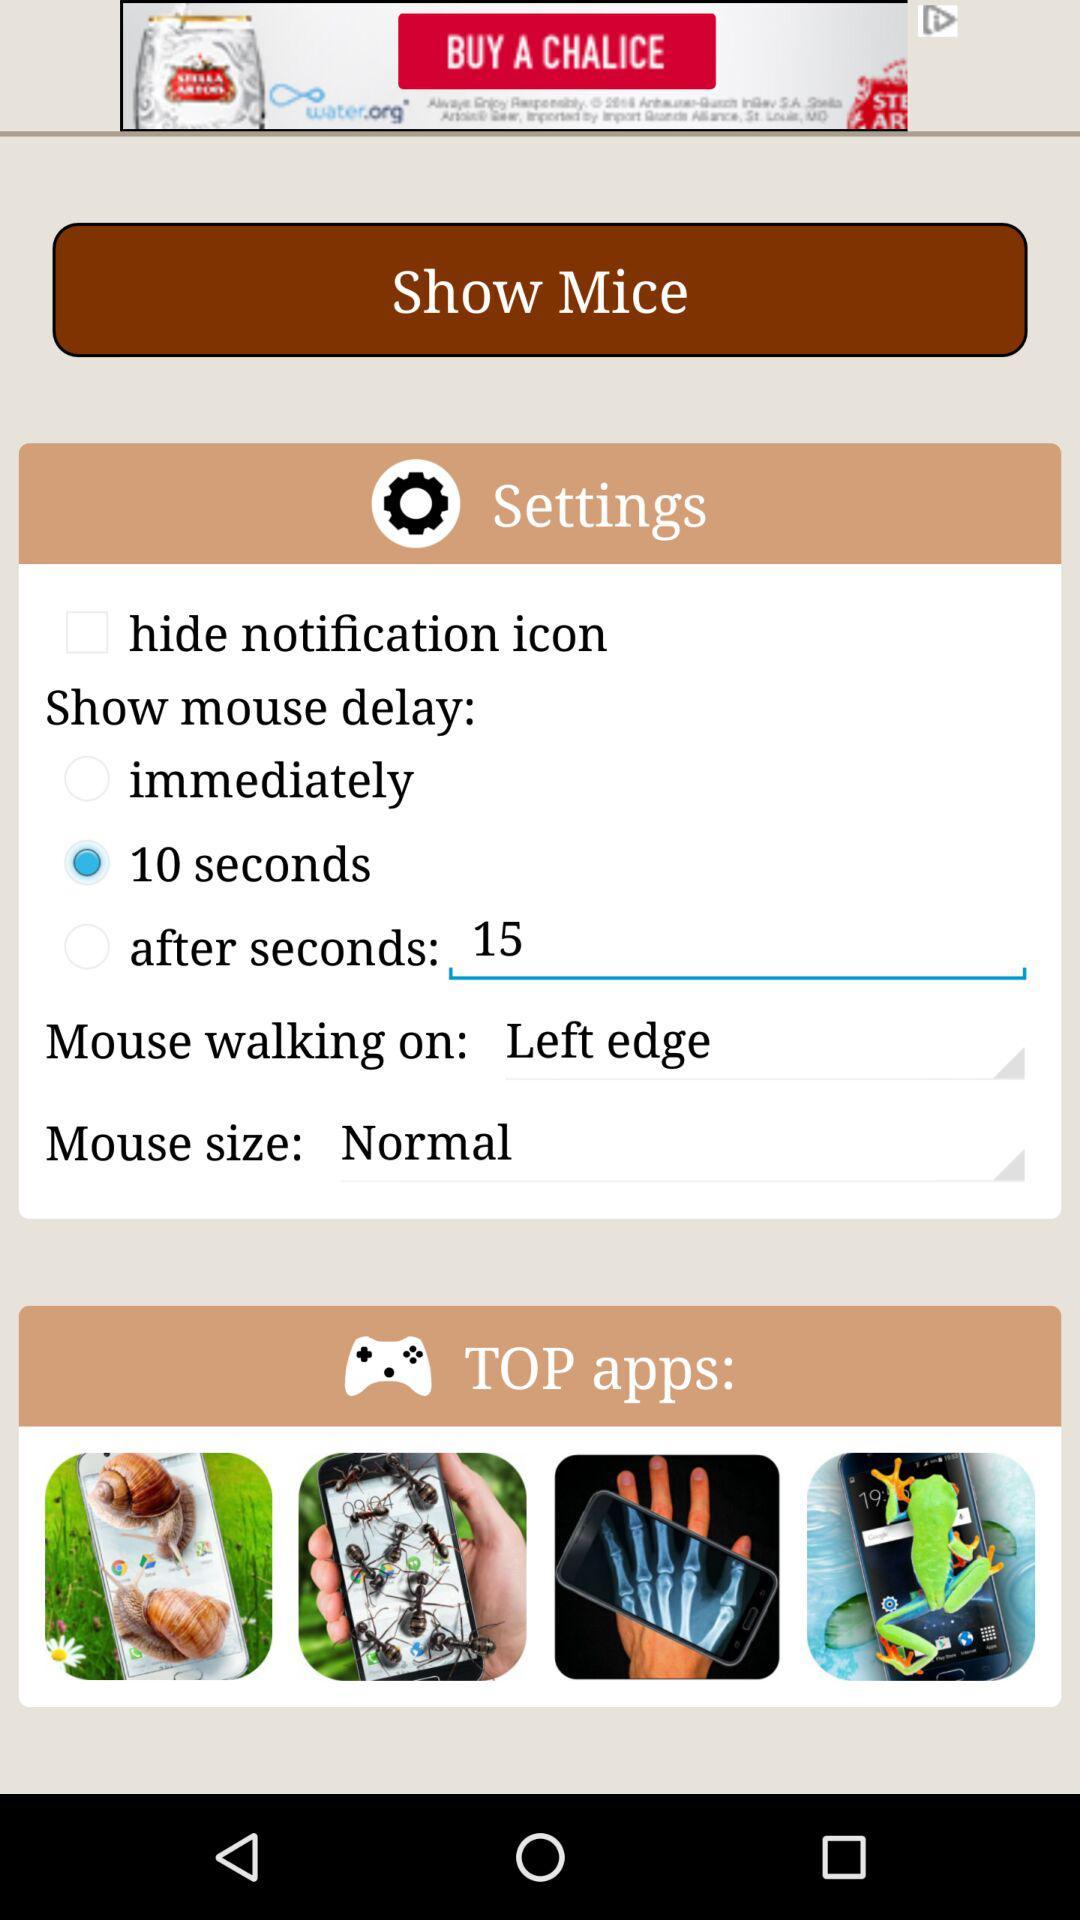 The width and height of the screenshot is (1080, 1920). Describe the element at coordinates (921, 1565) in the screenshot. I see `open app` at that location.